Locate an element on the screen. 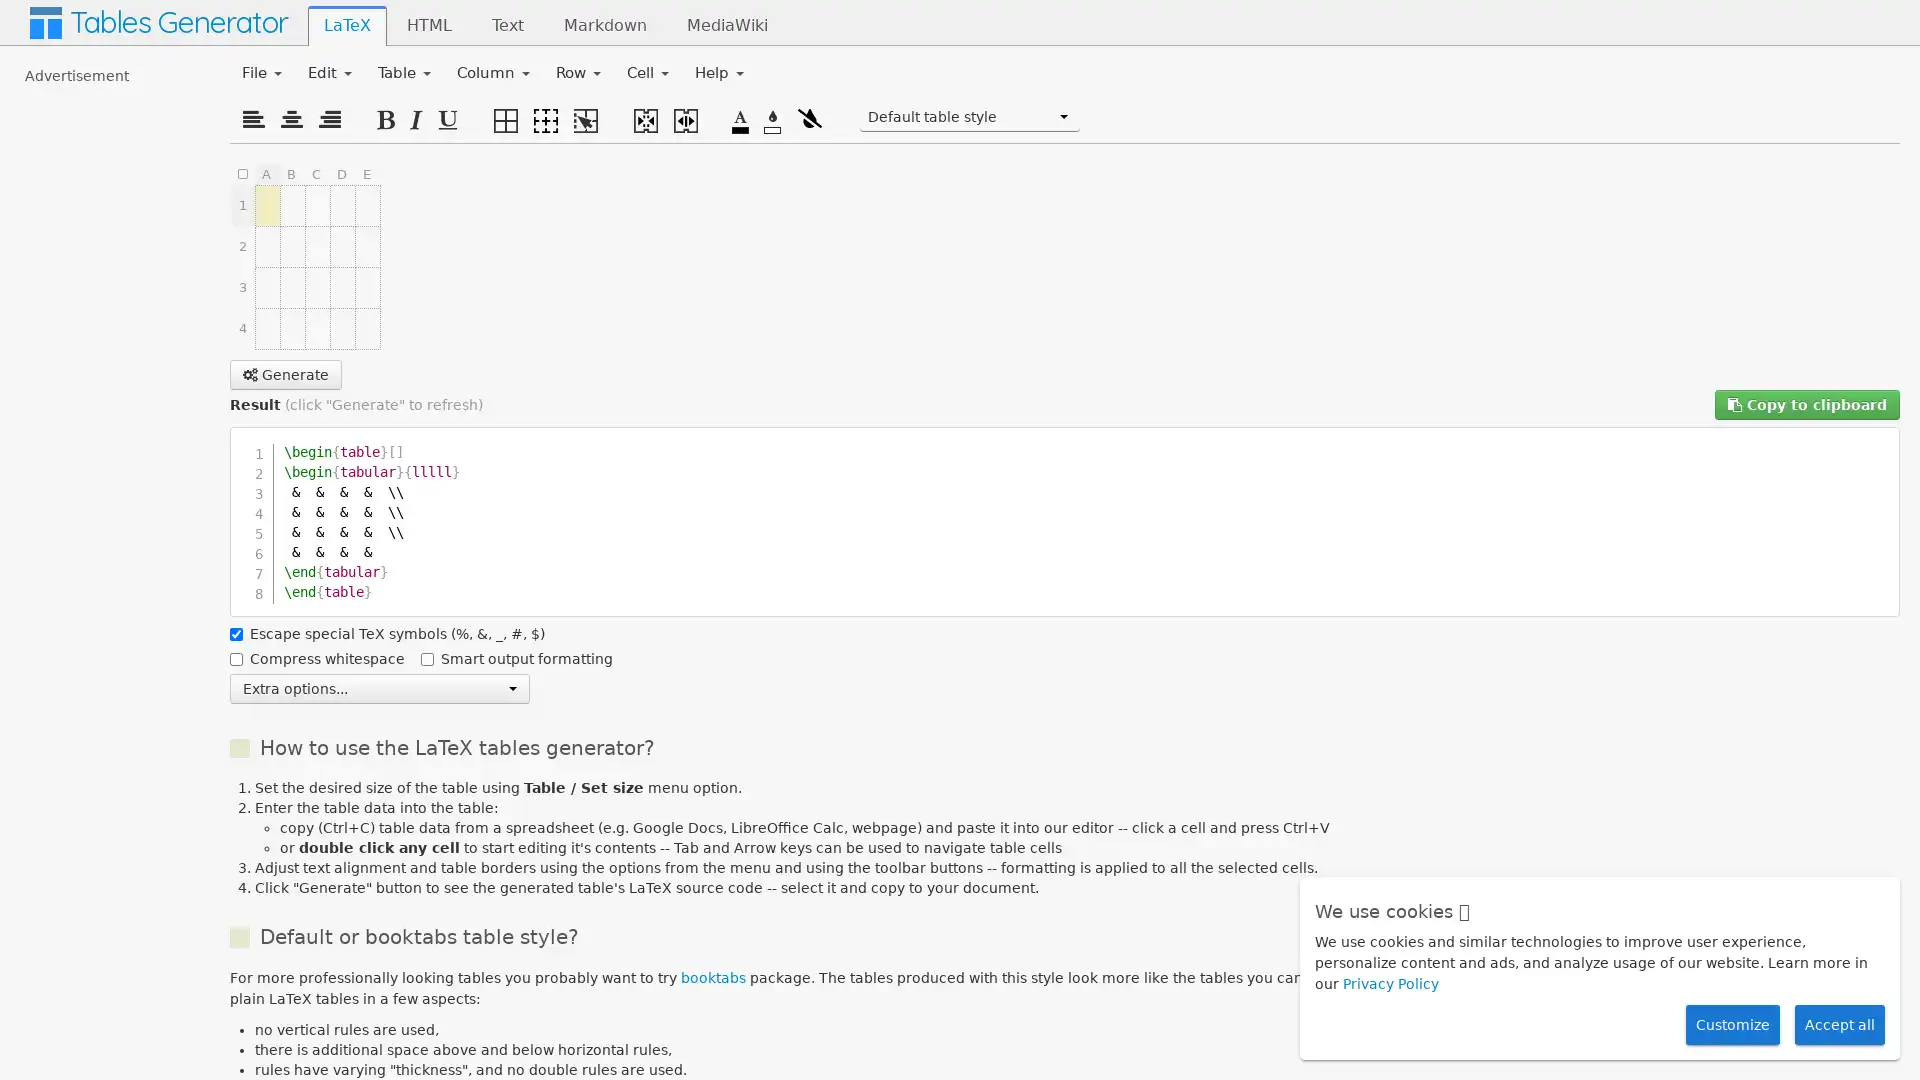  Row is located at coordinates (577, 72).